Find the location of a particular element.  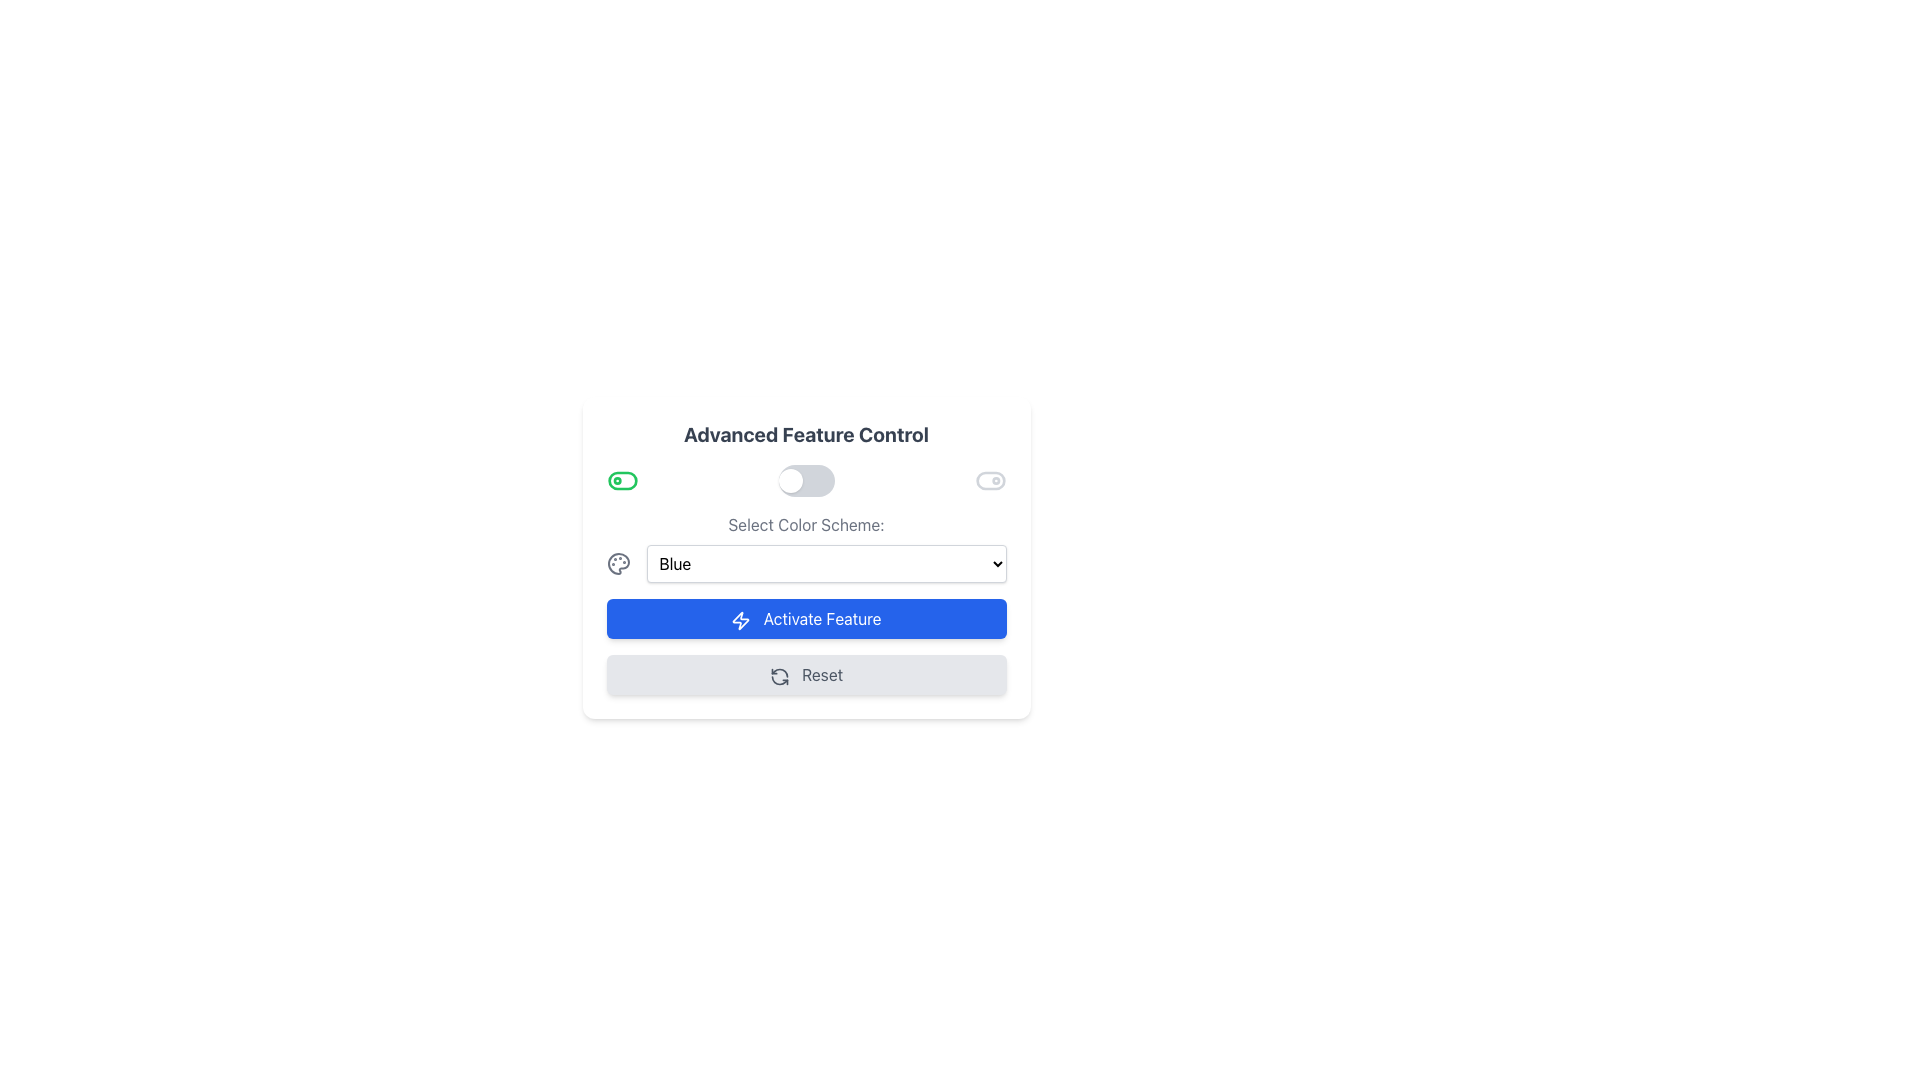

the green toggle switch with a rounded rectangular shape is located at coordinates (621, 481).